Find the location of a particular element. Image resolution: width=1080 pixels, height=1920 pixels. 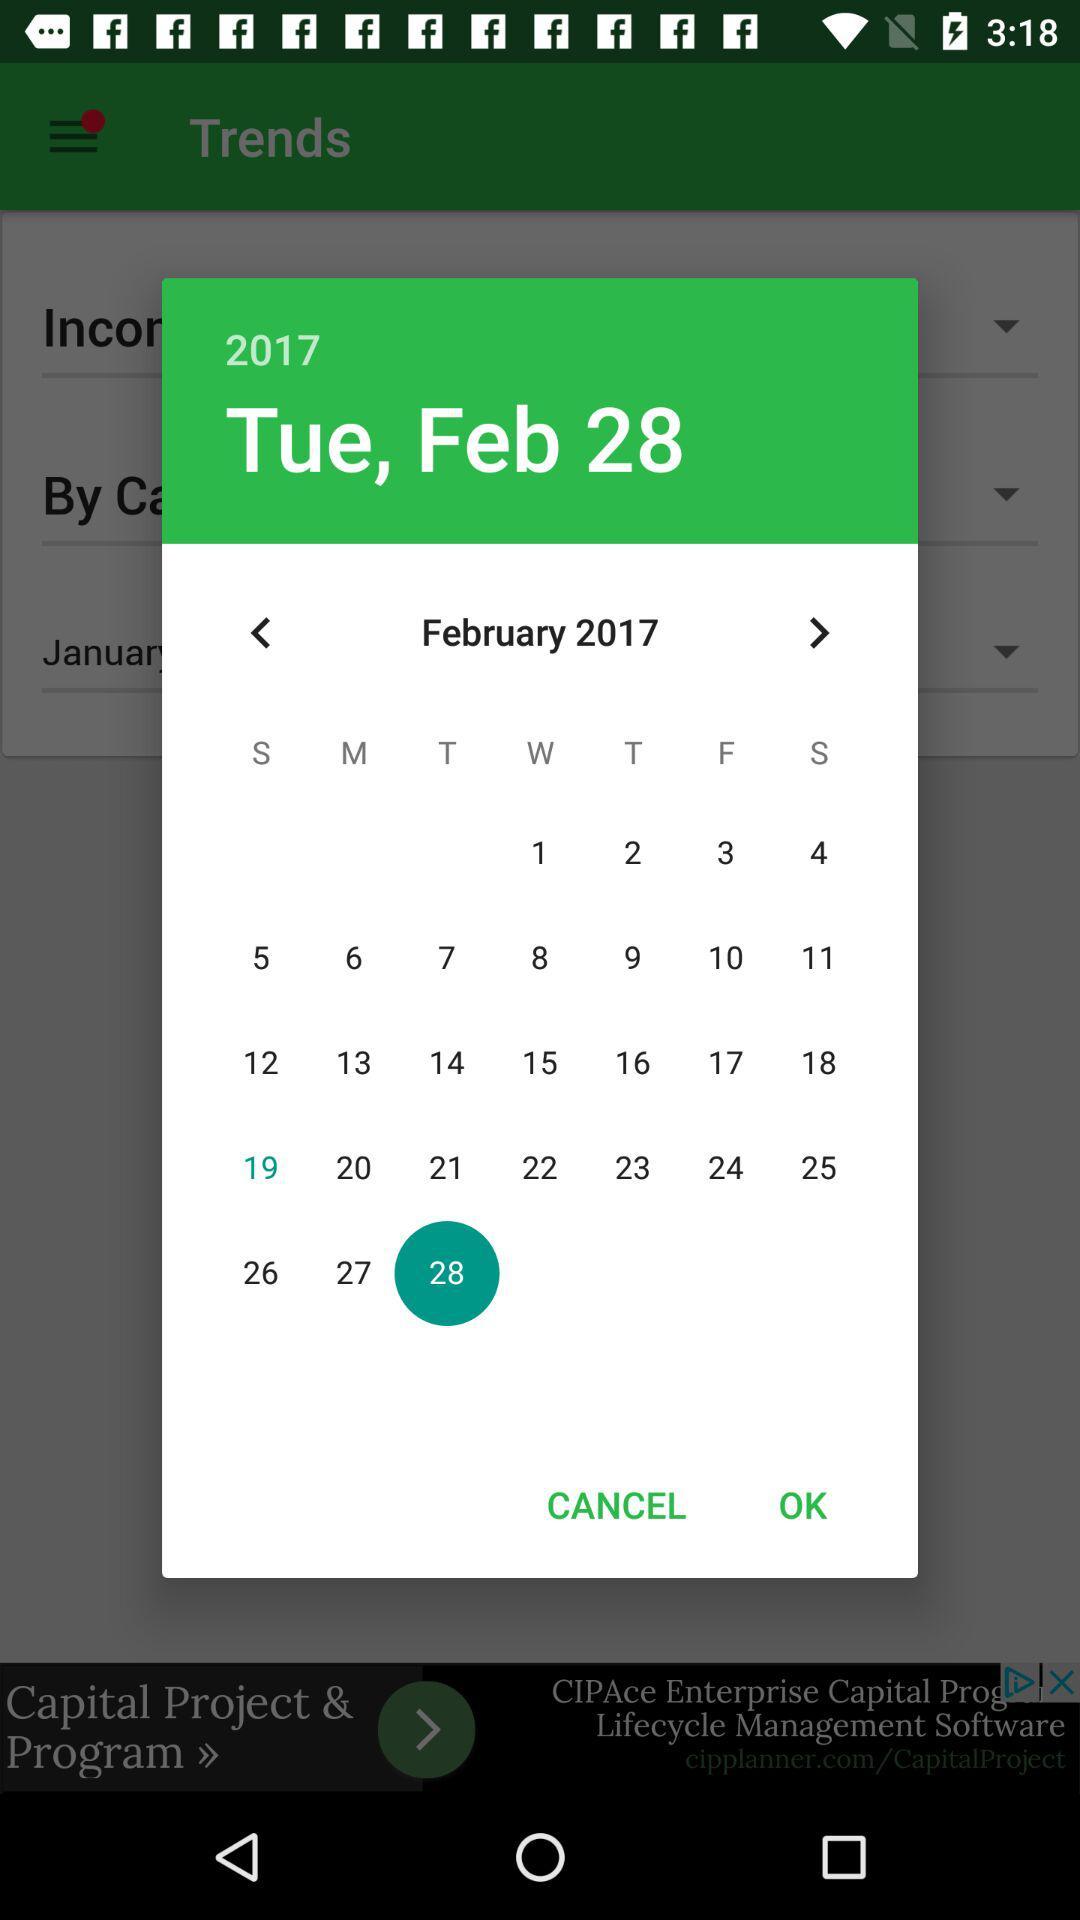

the item next to cancel item is located at coordinates (801, 1504).